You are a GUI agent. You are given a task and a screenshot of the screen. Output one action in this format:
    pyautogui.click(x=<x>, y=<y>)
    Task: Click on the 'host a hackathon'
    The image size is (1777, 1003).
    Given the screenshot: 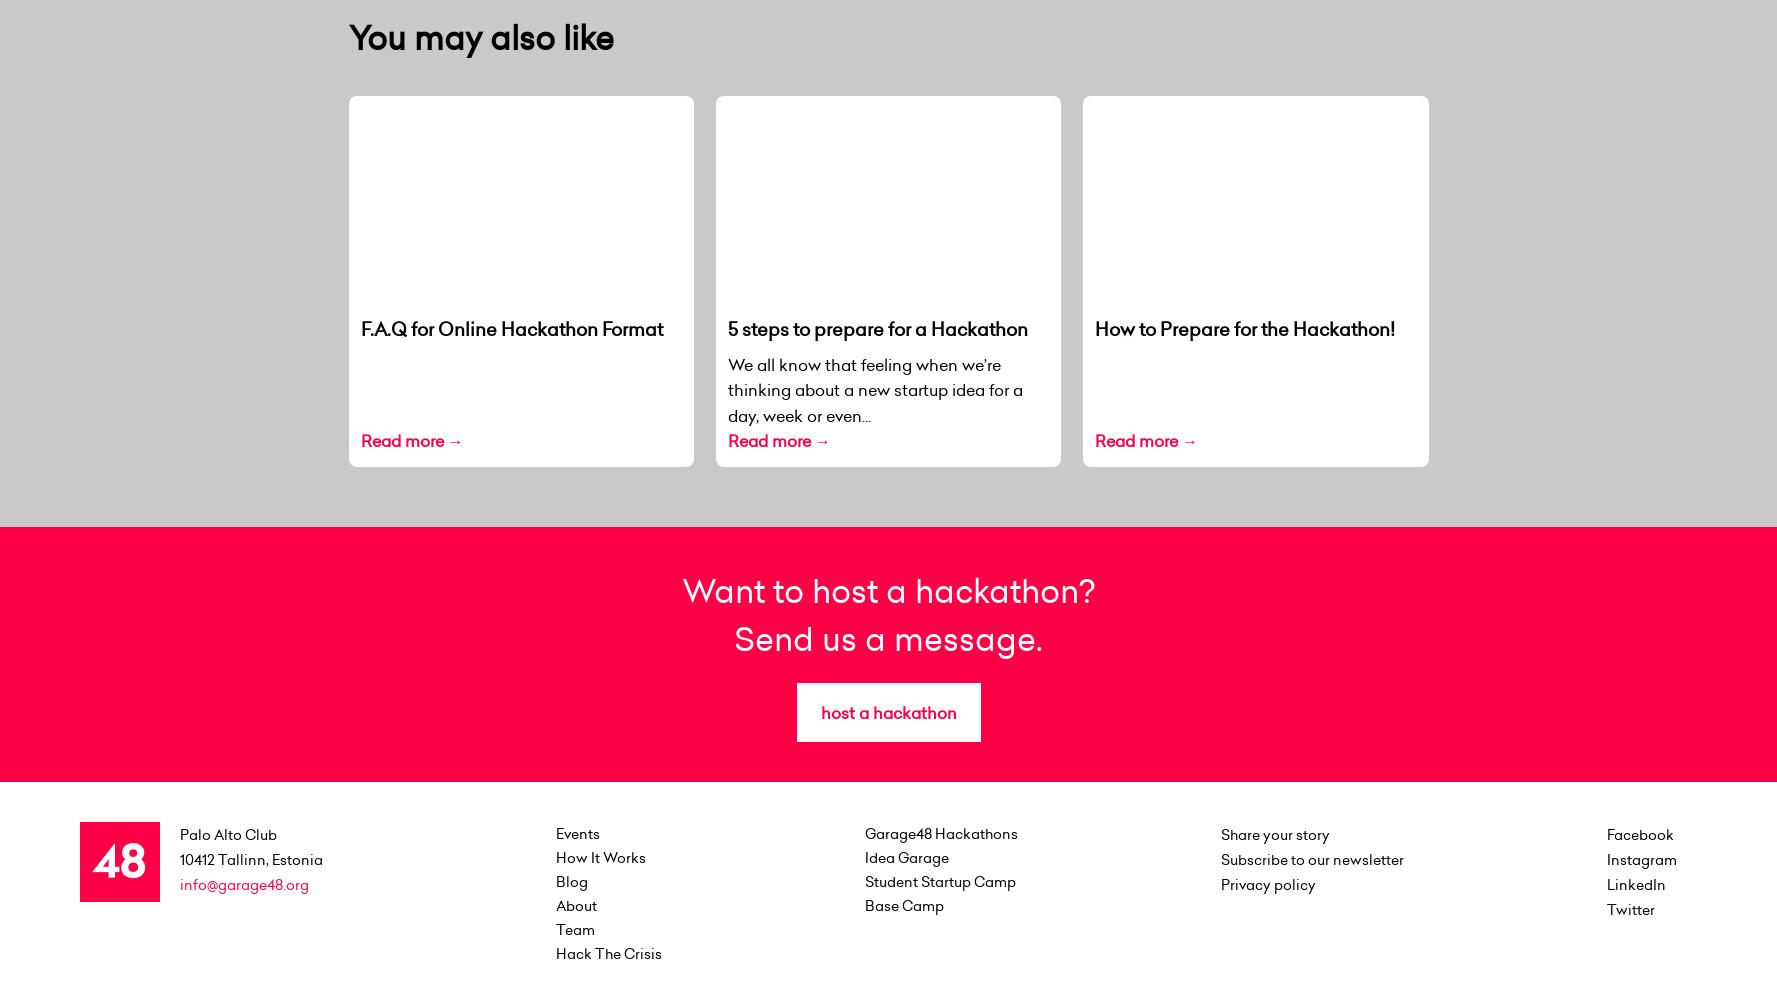 What is the action you would take?
    pyautogui.click(x=886, y=711)
    